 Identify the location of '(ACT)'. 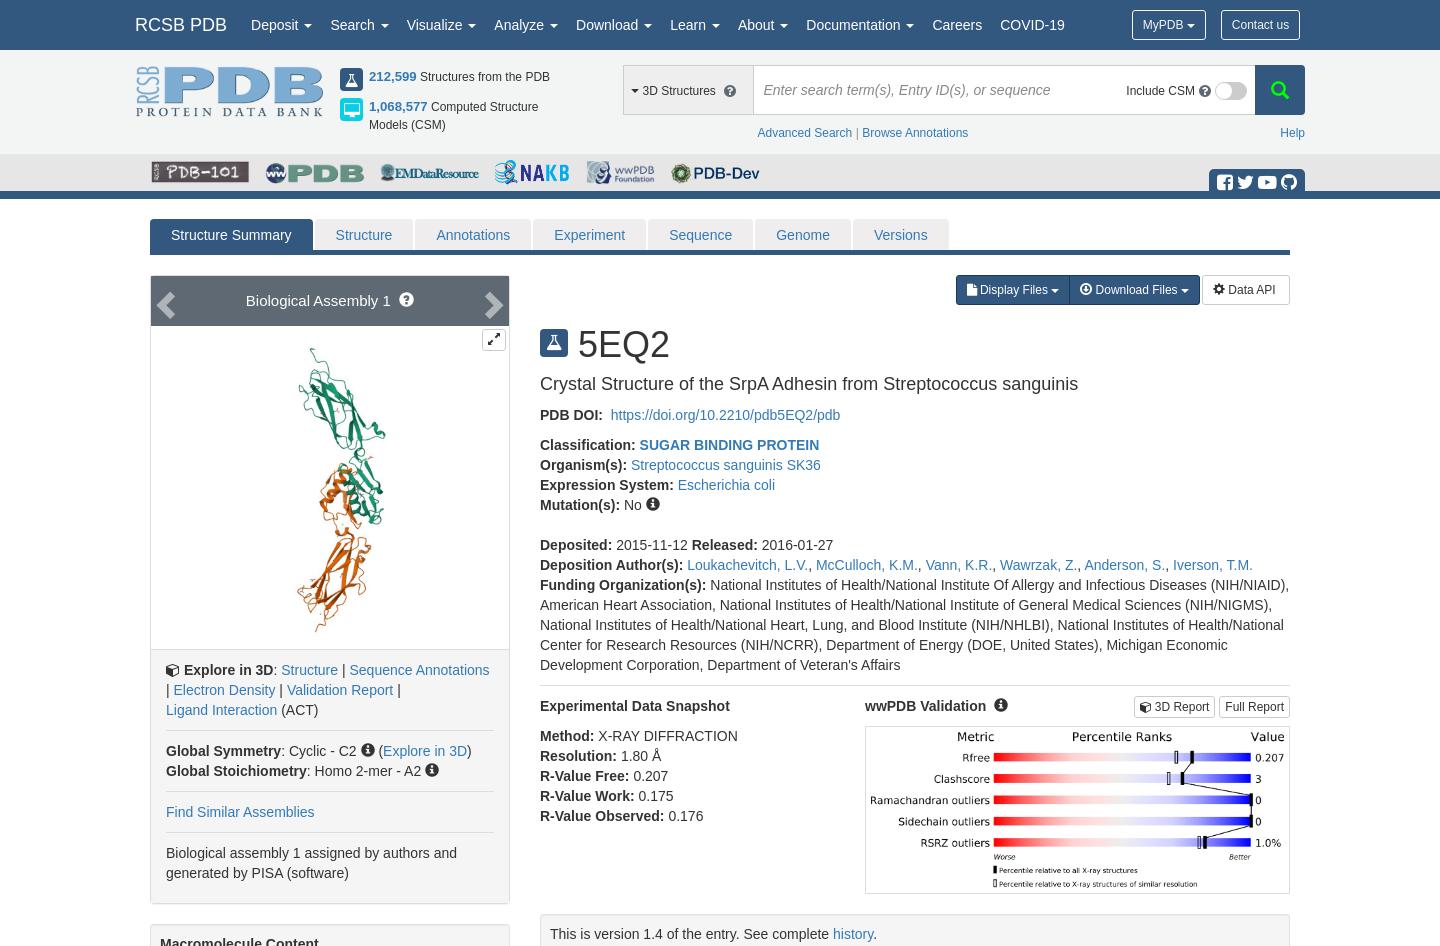
(296, 709).